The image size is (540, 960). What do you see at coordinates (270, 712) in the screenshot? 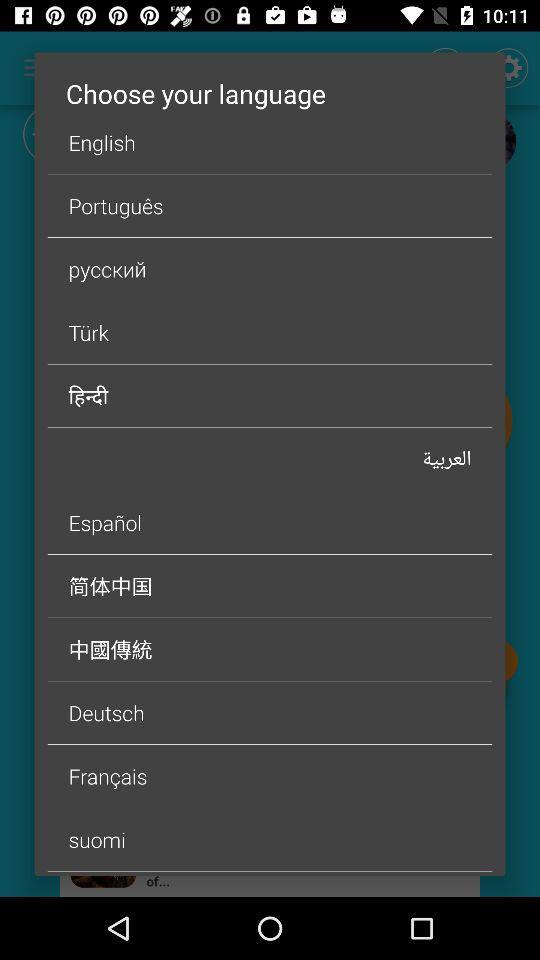
I see `deutsch item` at bounding box center [270, 712].